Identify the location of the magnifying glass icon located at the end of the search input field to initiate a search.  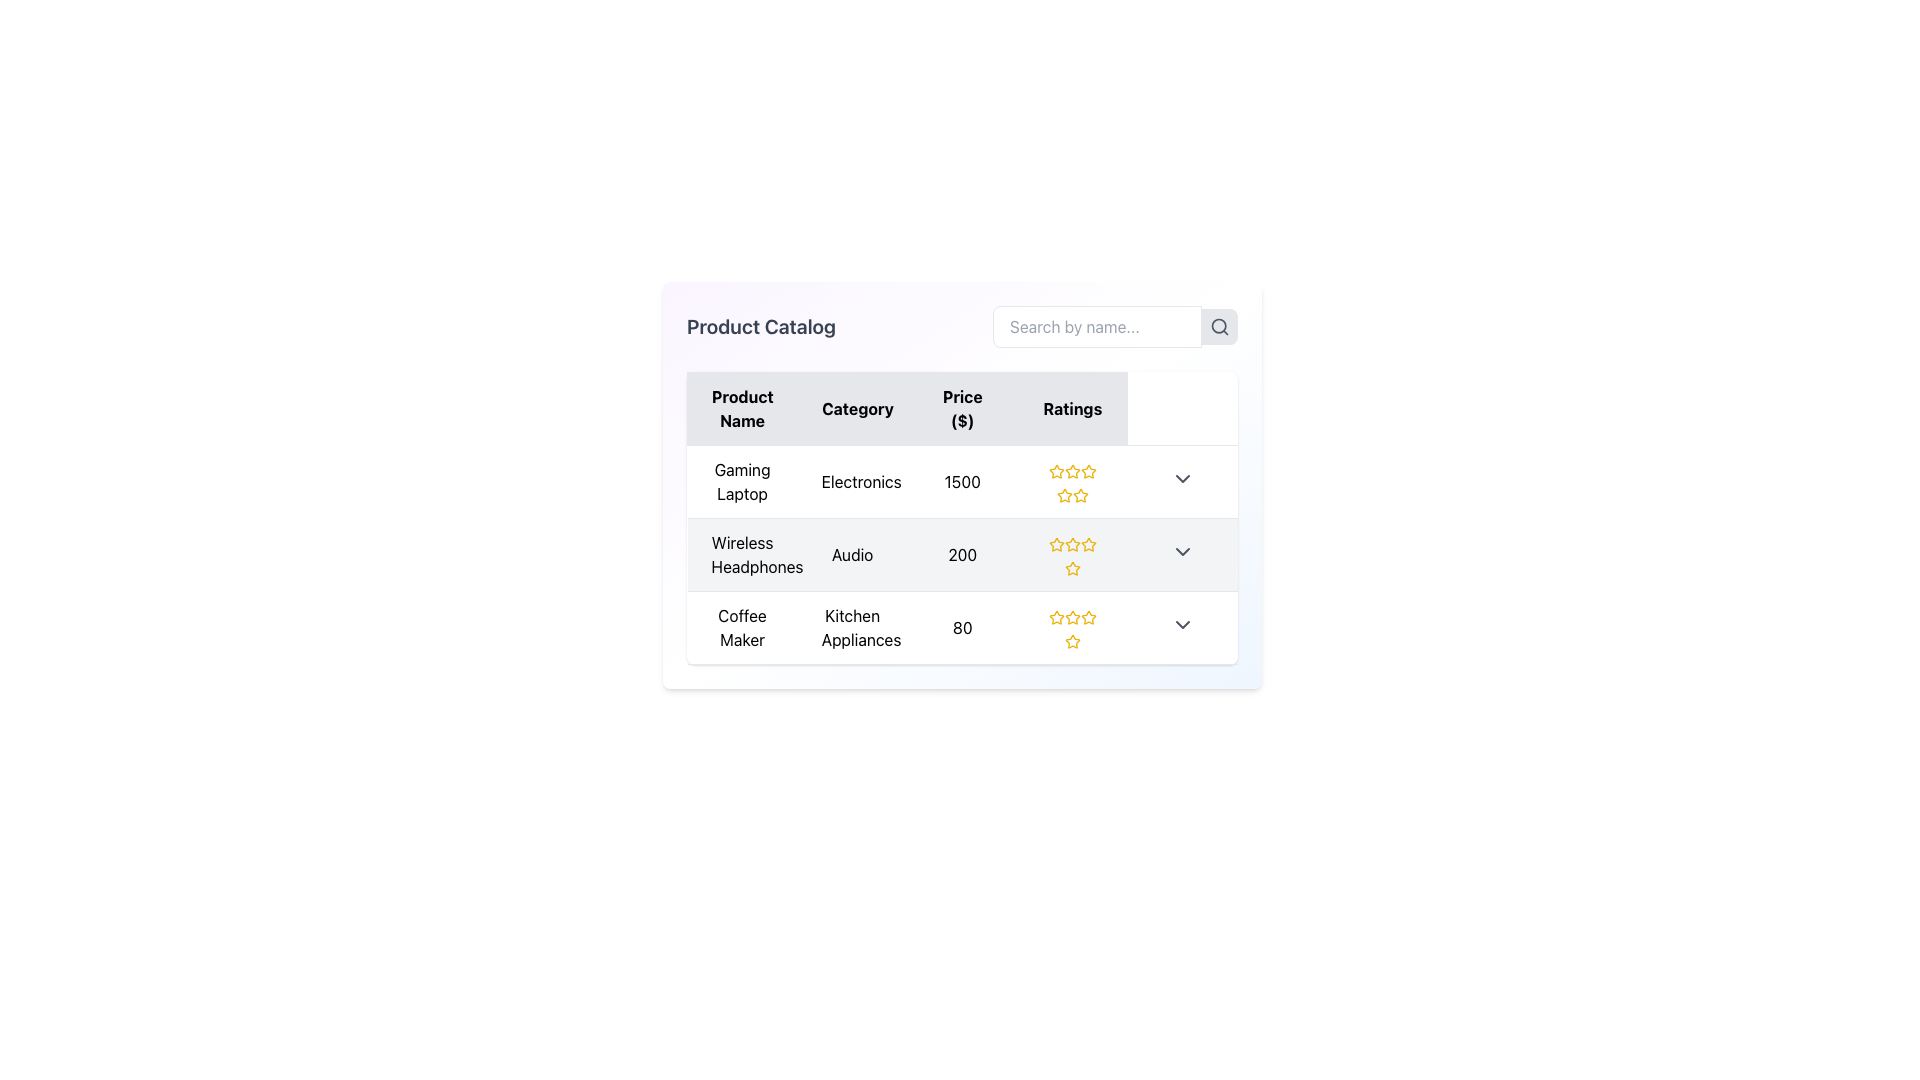
(1218, 326).